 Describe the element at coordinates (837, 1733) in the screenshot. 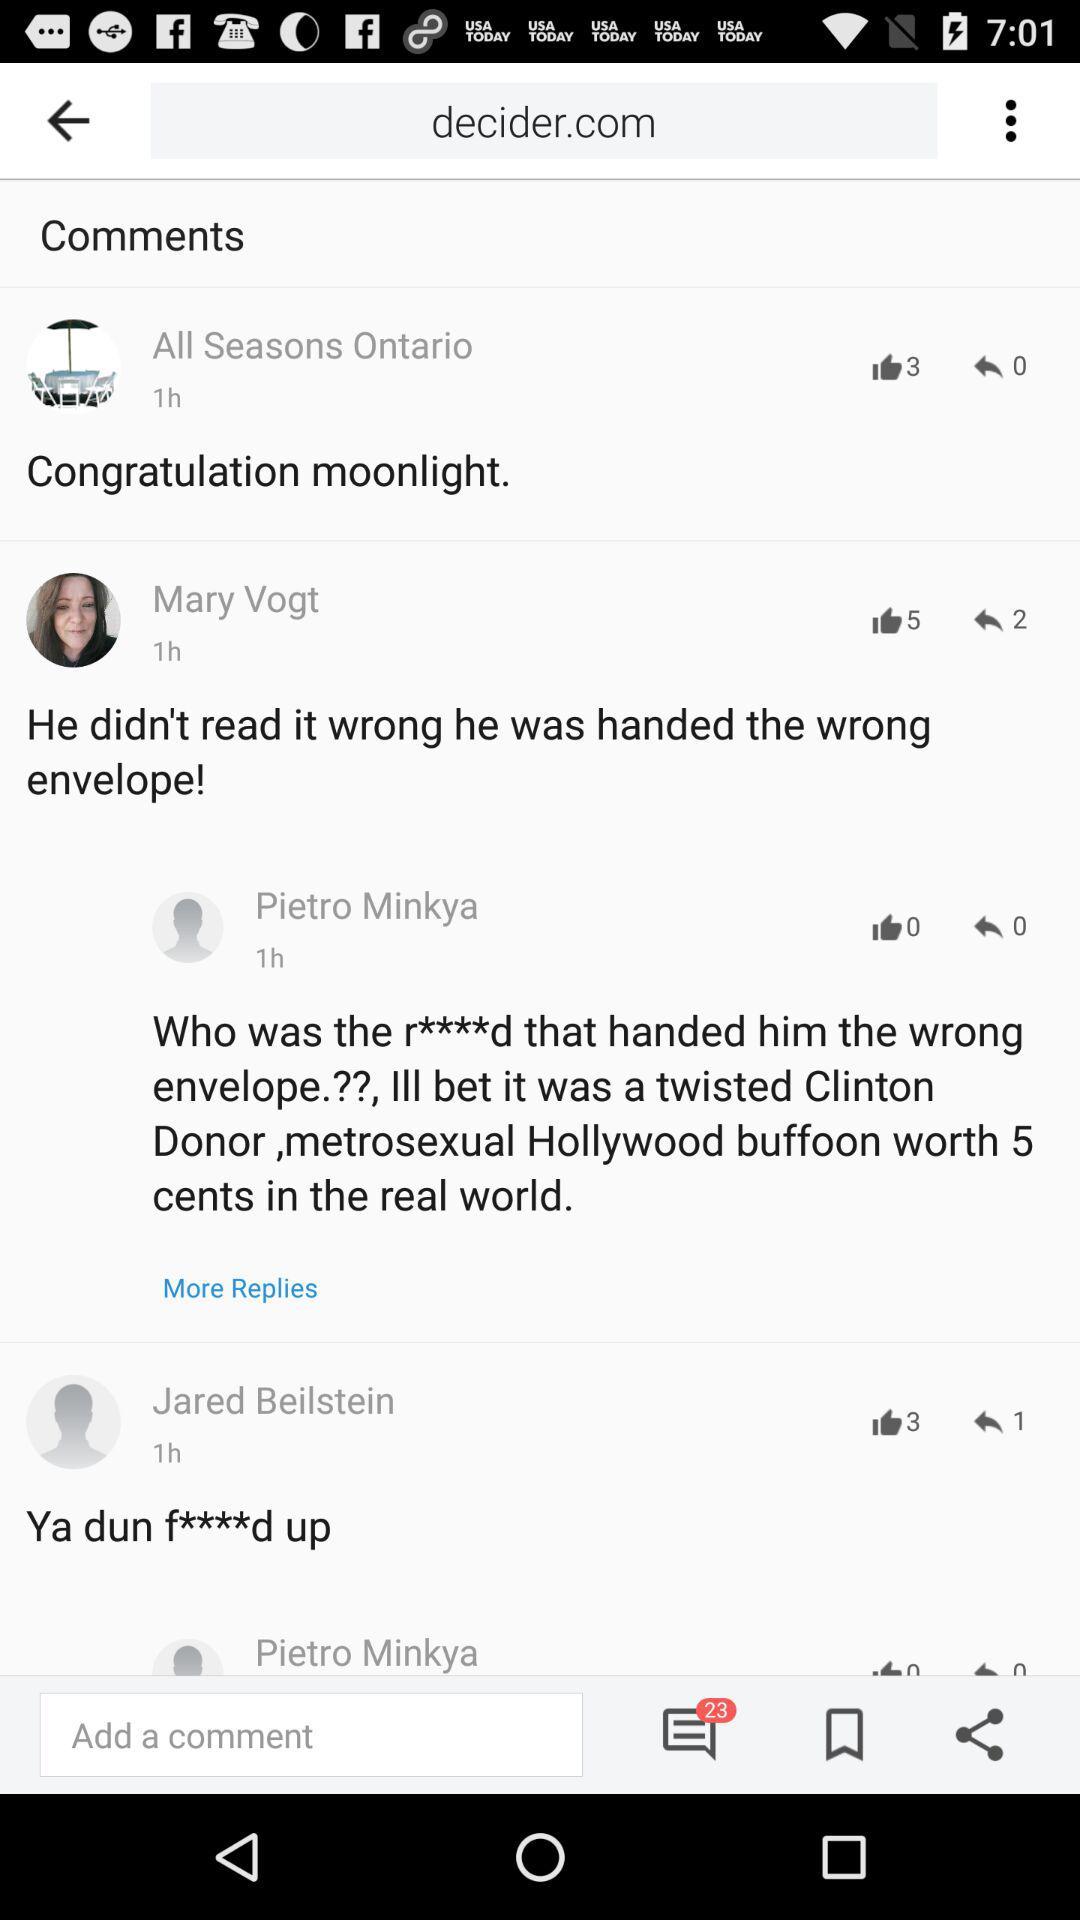

I see `bookmark article` at that location.